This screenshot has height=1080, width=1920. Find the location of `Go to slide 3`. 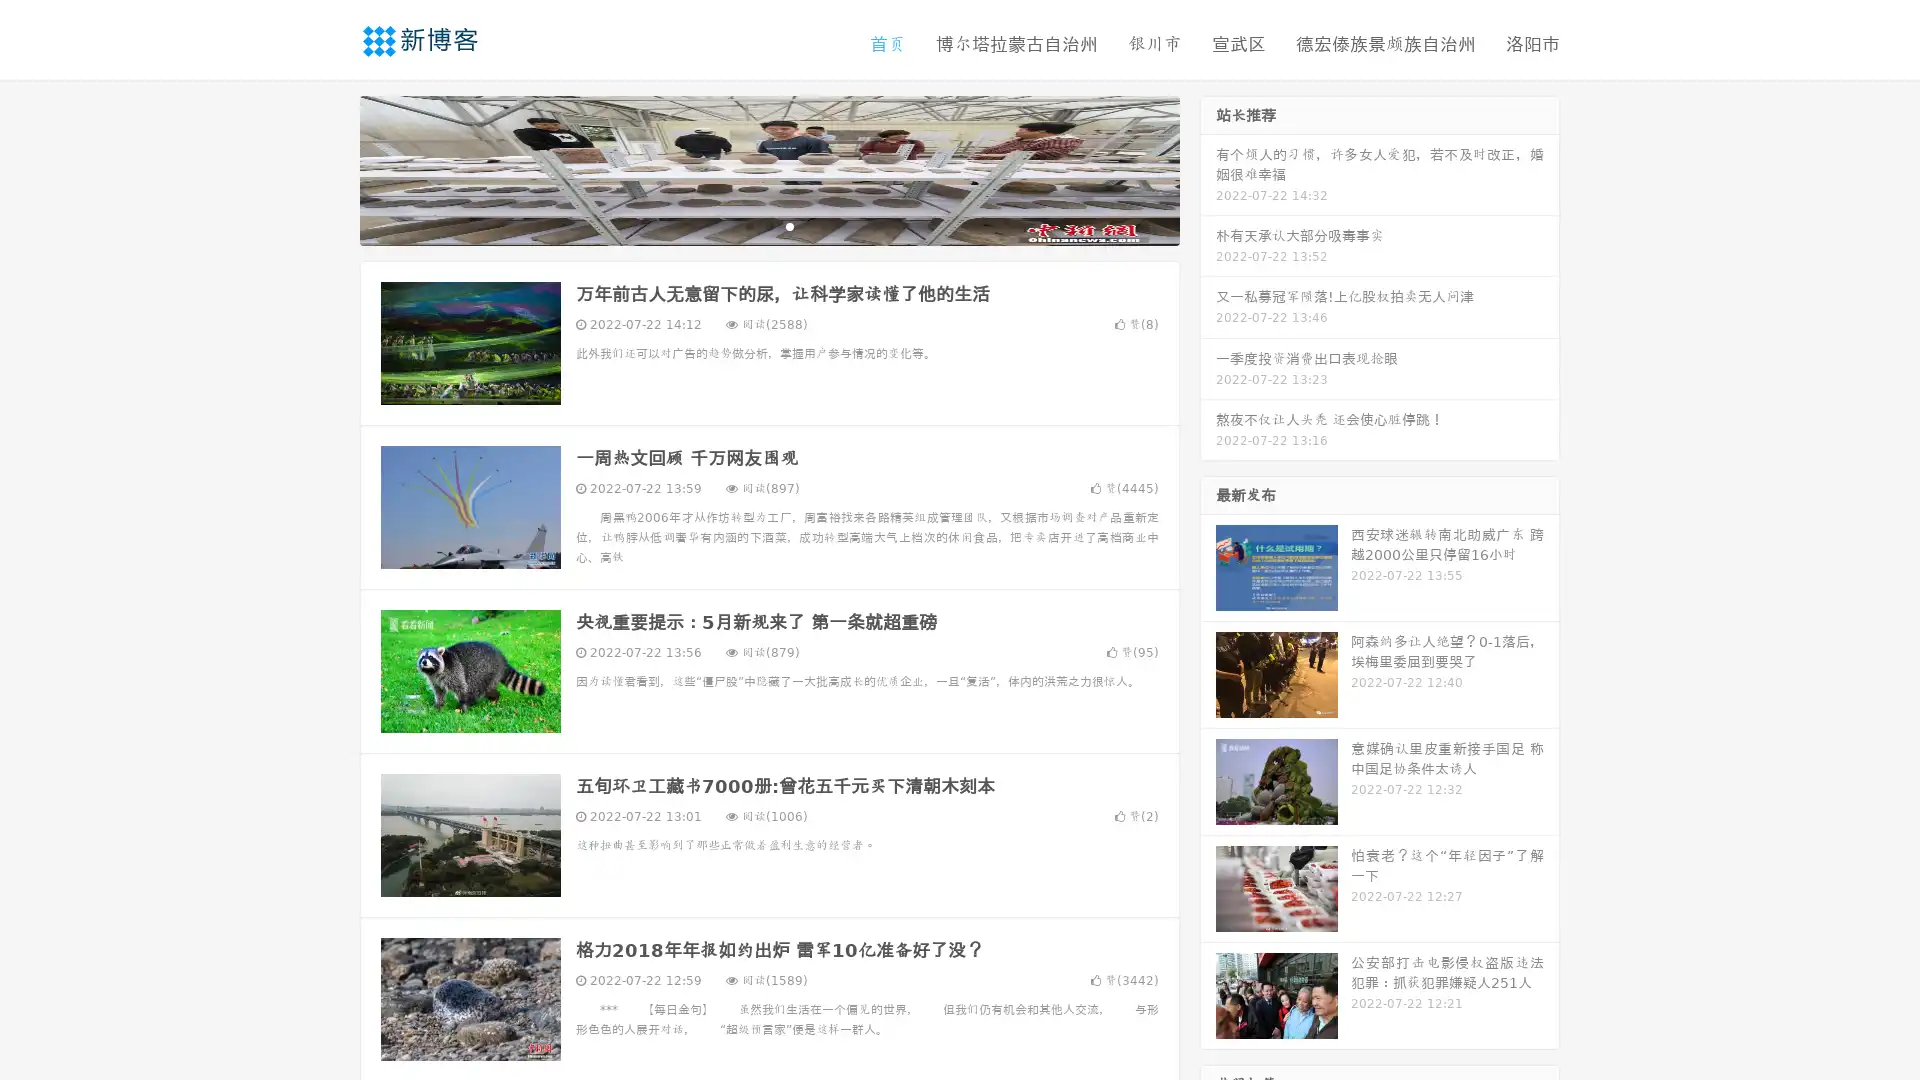

Go to slide 3 is located at coordinates (789, 225).